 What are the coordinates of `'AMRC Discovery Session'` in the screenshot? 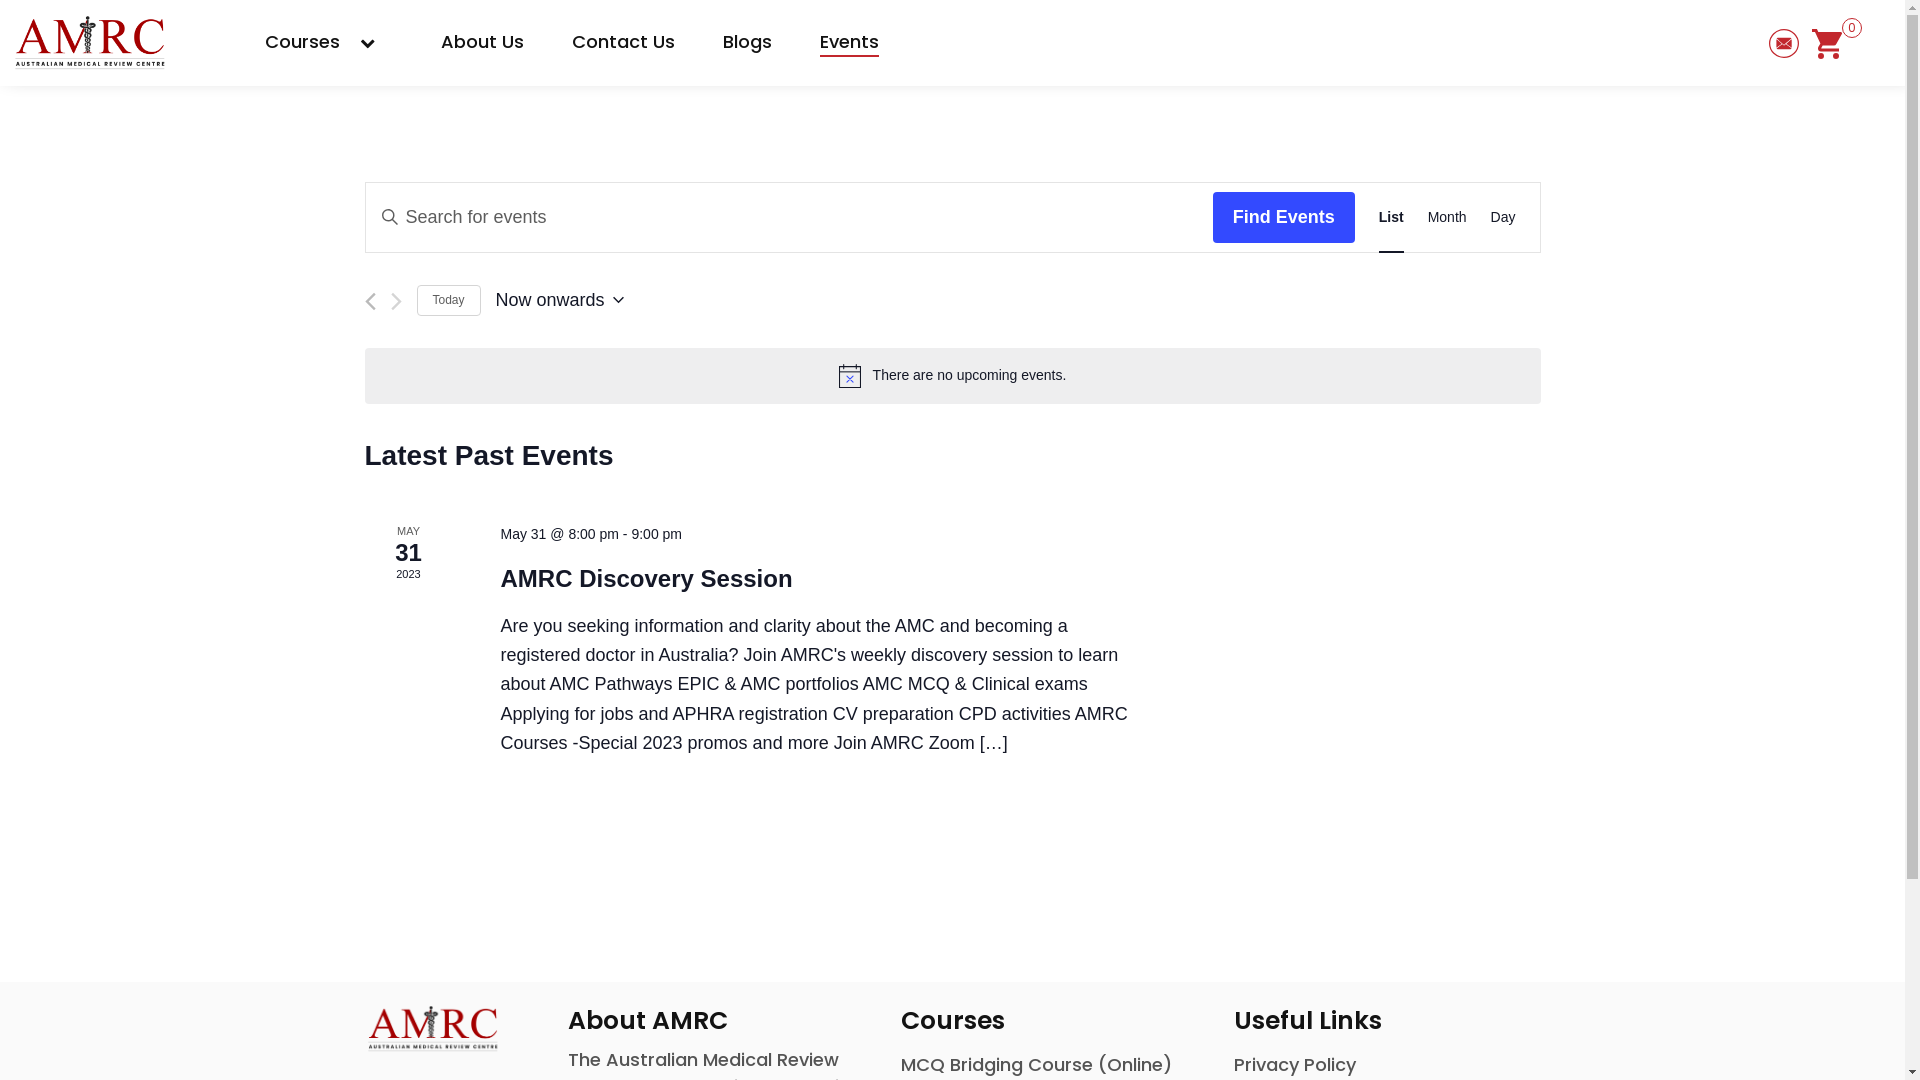 It's located at (646, 578).